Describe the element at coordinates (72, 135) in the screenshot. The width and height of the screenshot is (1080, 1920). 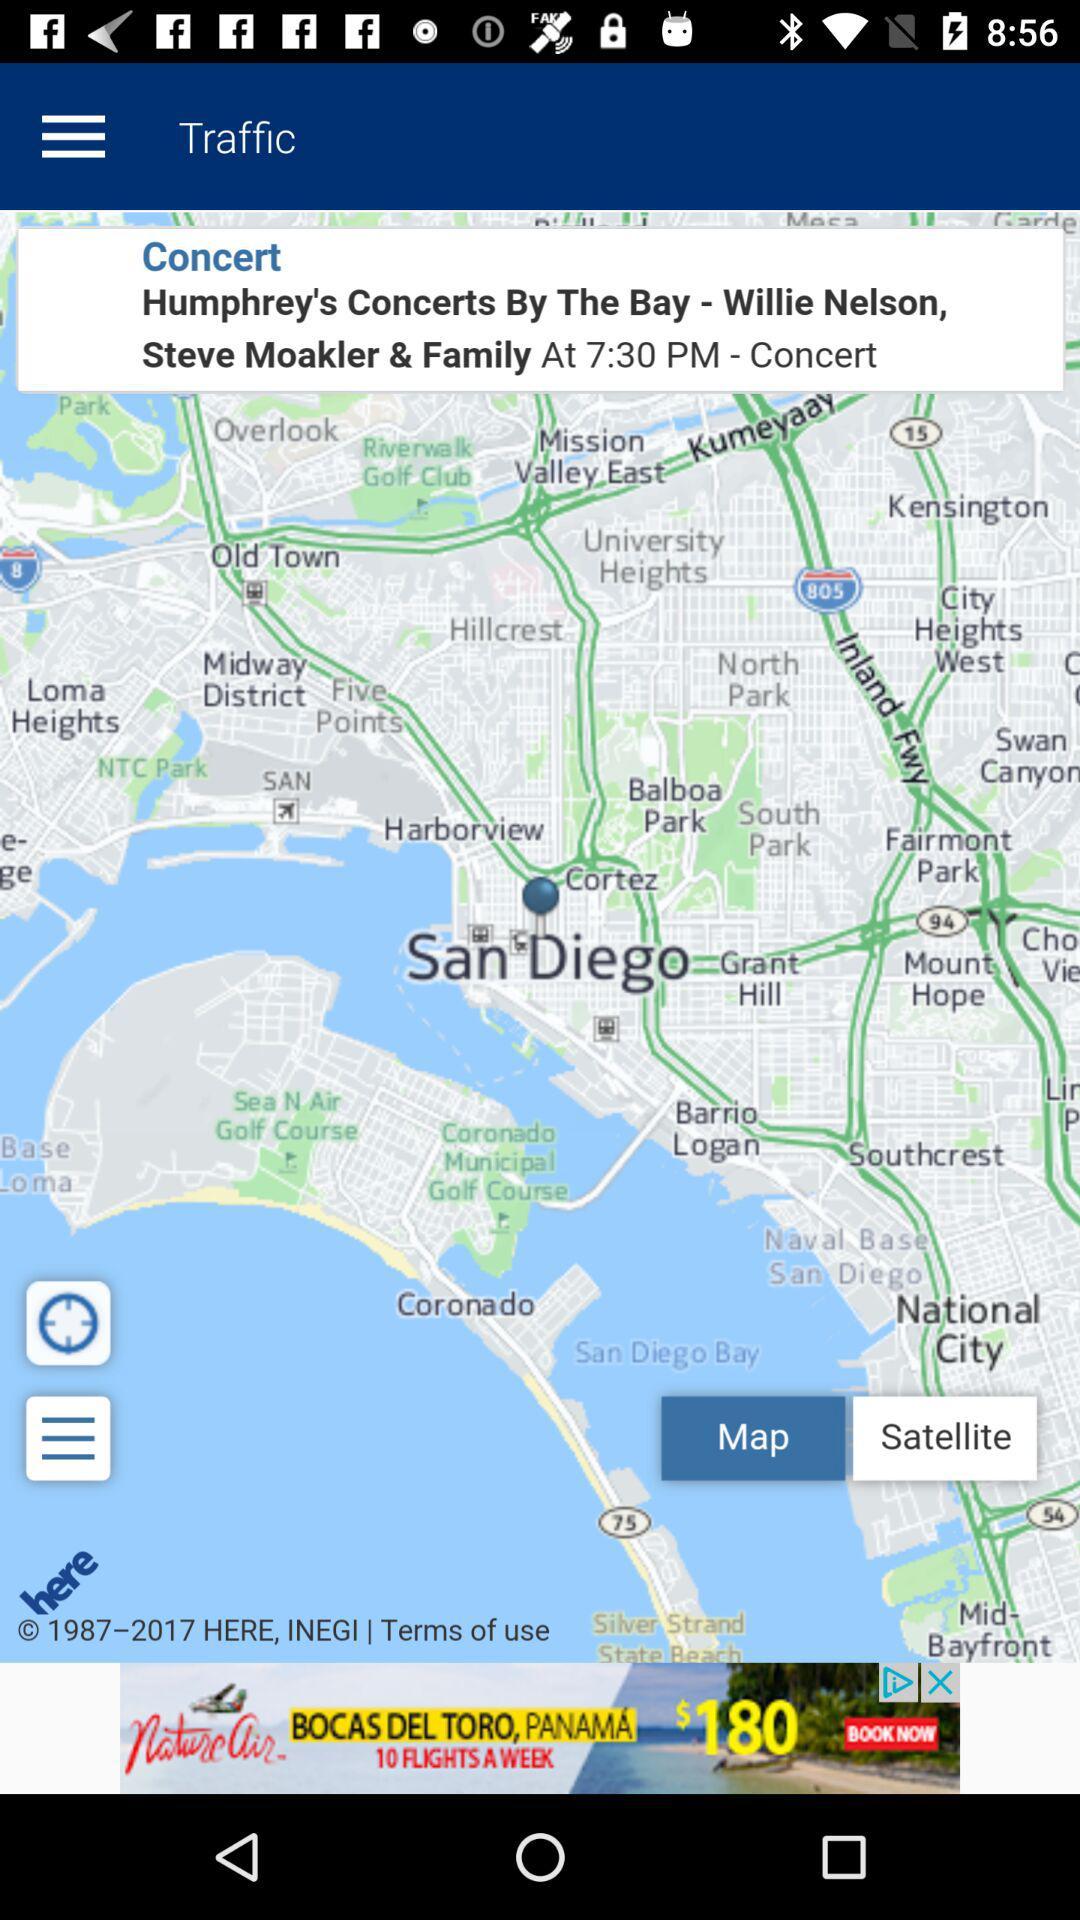
I see `menu option` at that location.